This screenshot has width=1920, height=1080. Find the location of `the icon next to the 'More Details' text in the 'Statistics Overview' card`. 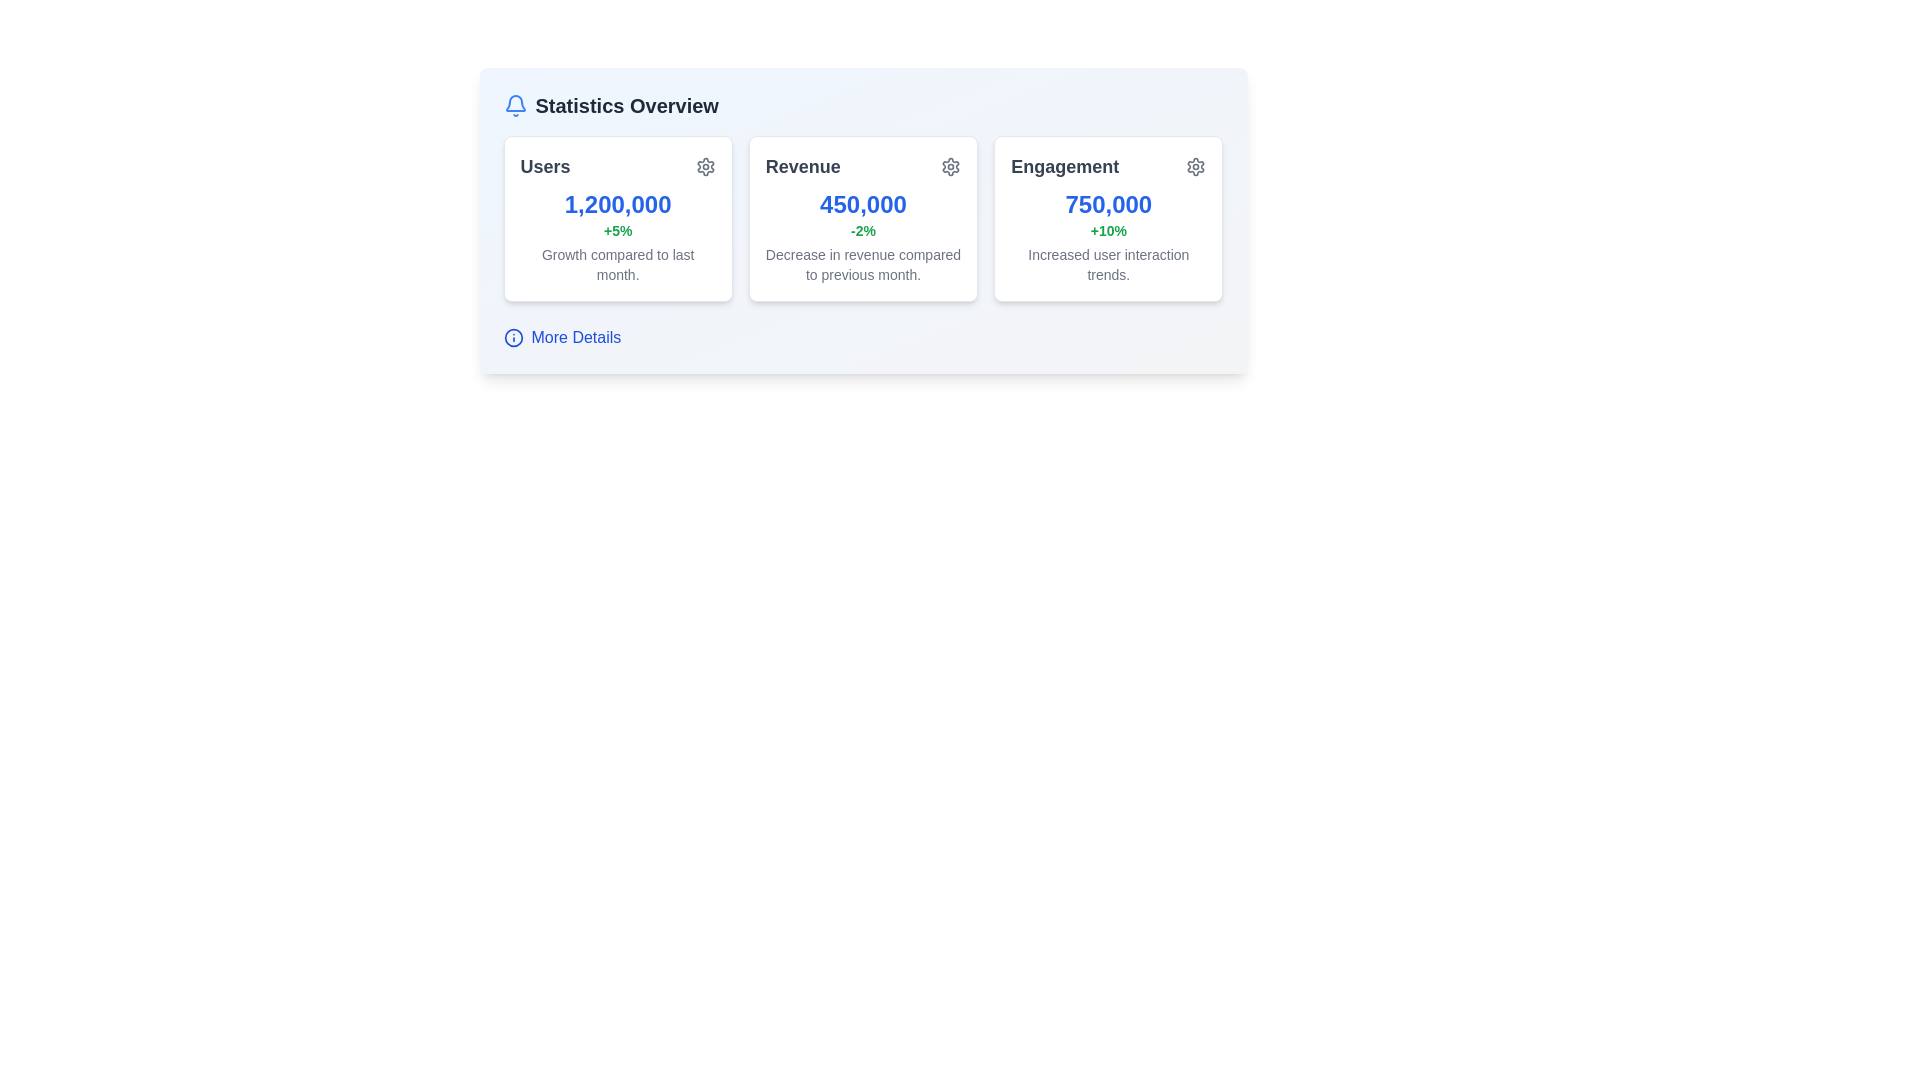

the icon next to the 'More Details' text in the 'Statistics Overview' card is located at coordinates (513, 337).